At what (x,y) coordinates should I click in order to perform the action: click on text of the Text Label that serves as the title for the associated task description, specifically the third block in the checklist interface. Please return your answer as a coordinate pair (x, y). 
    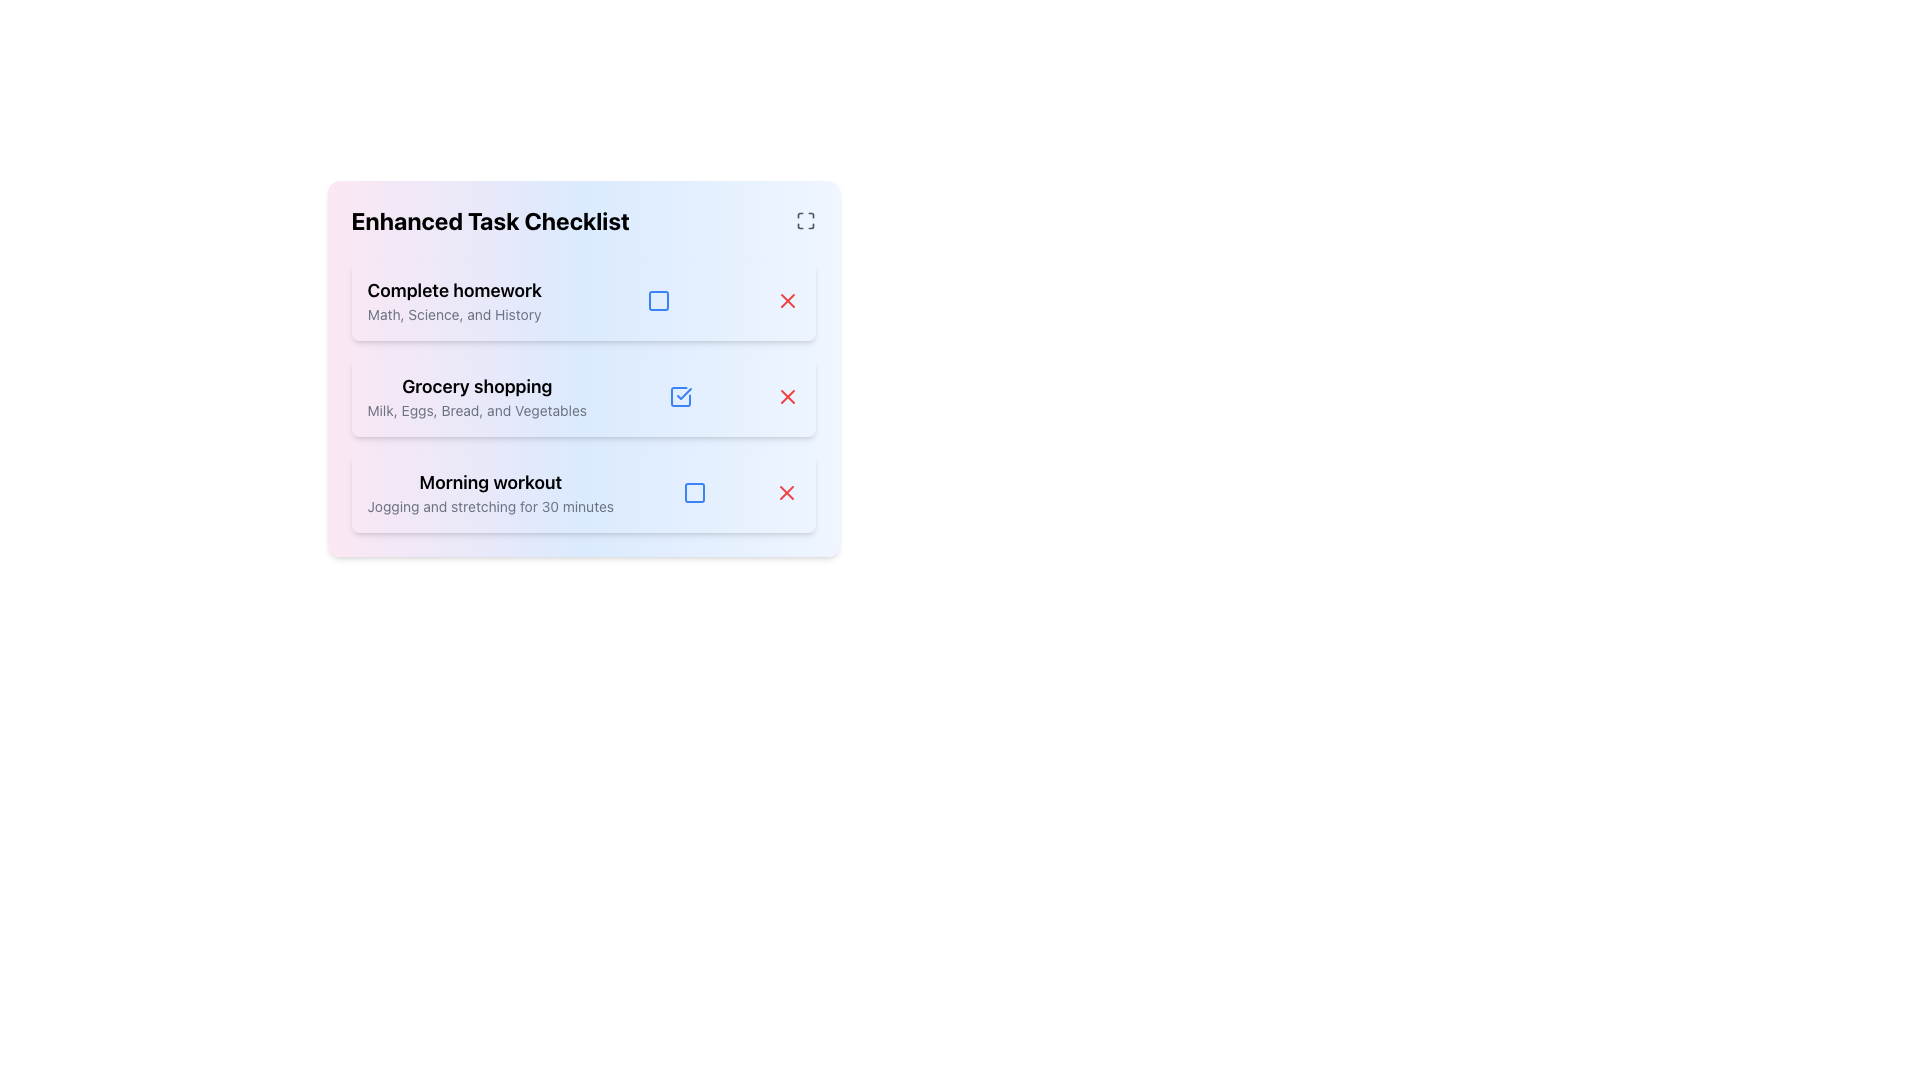
    Looking at the image, I should click on (490, 482).